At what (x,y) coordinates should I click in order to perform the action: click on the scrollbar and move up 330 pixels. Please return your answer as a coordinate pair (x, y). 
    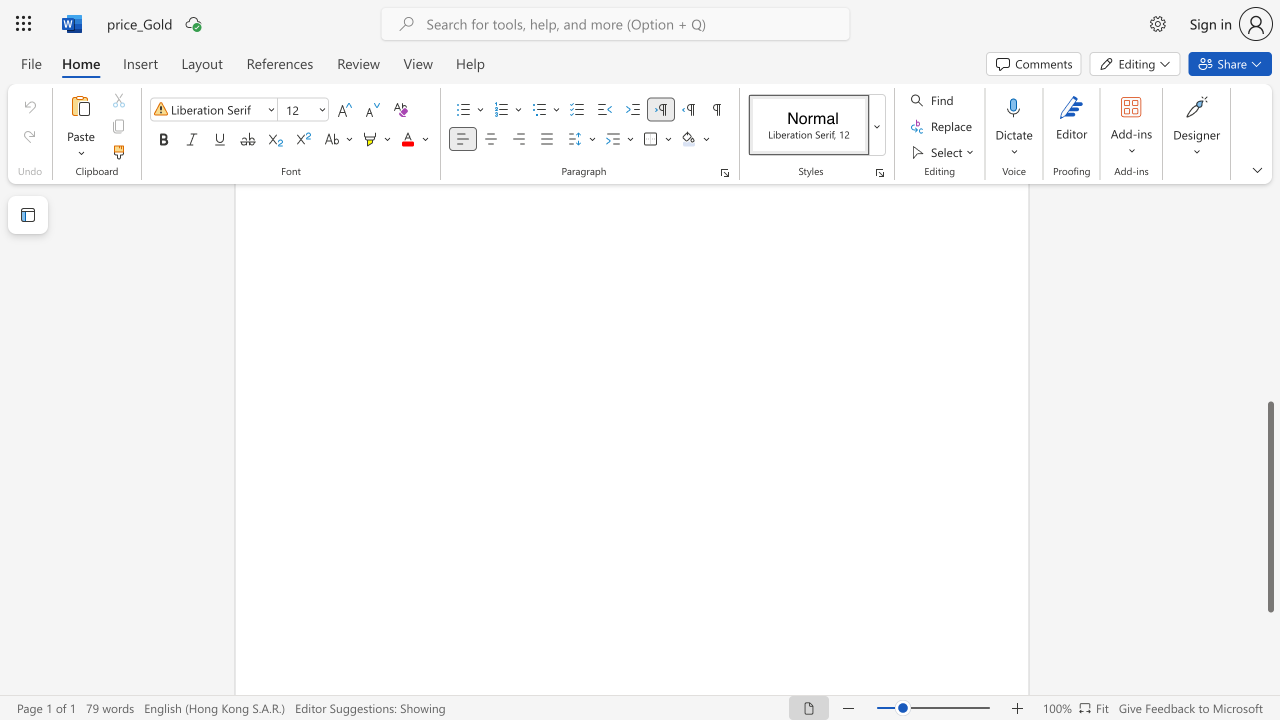
    Looking at the image, I should click on (1269, 505).